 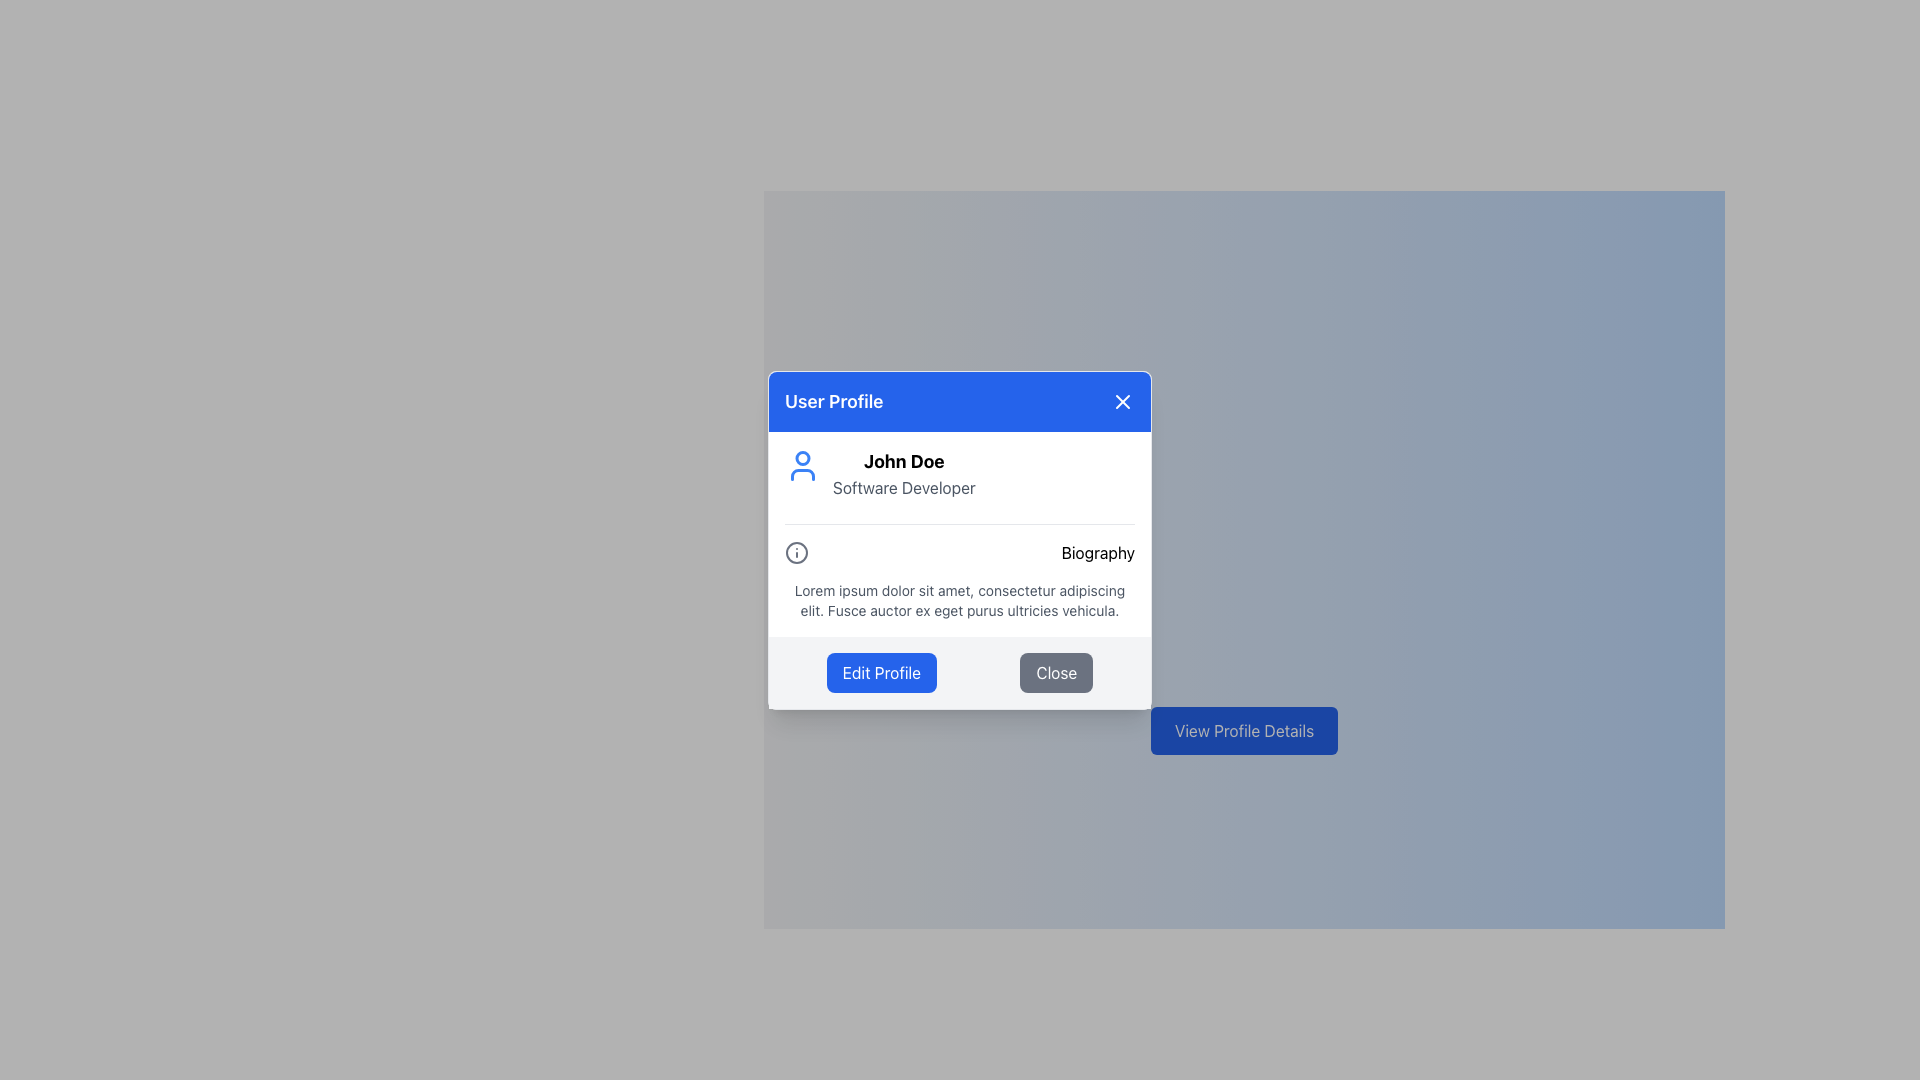 I want to click on text label displaying 'Software Developer' located directly below the bold name 'John Doe' in the user profile card interface, so click(x=903, y=487).